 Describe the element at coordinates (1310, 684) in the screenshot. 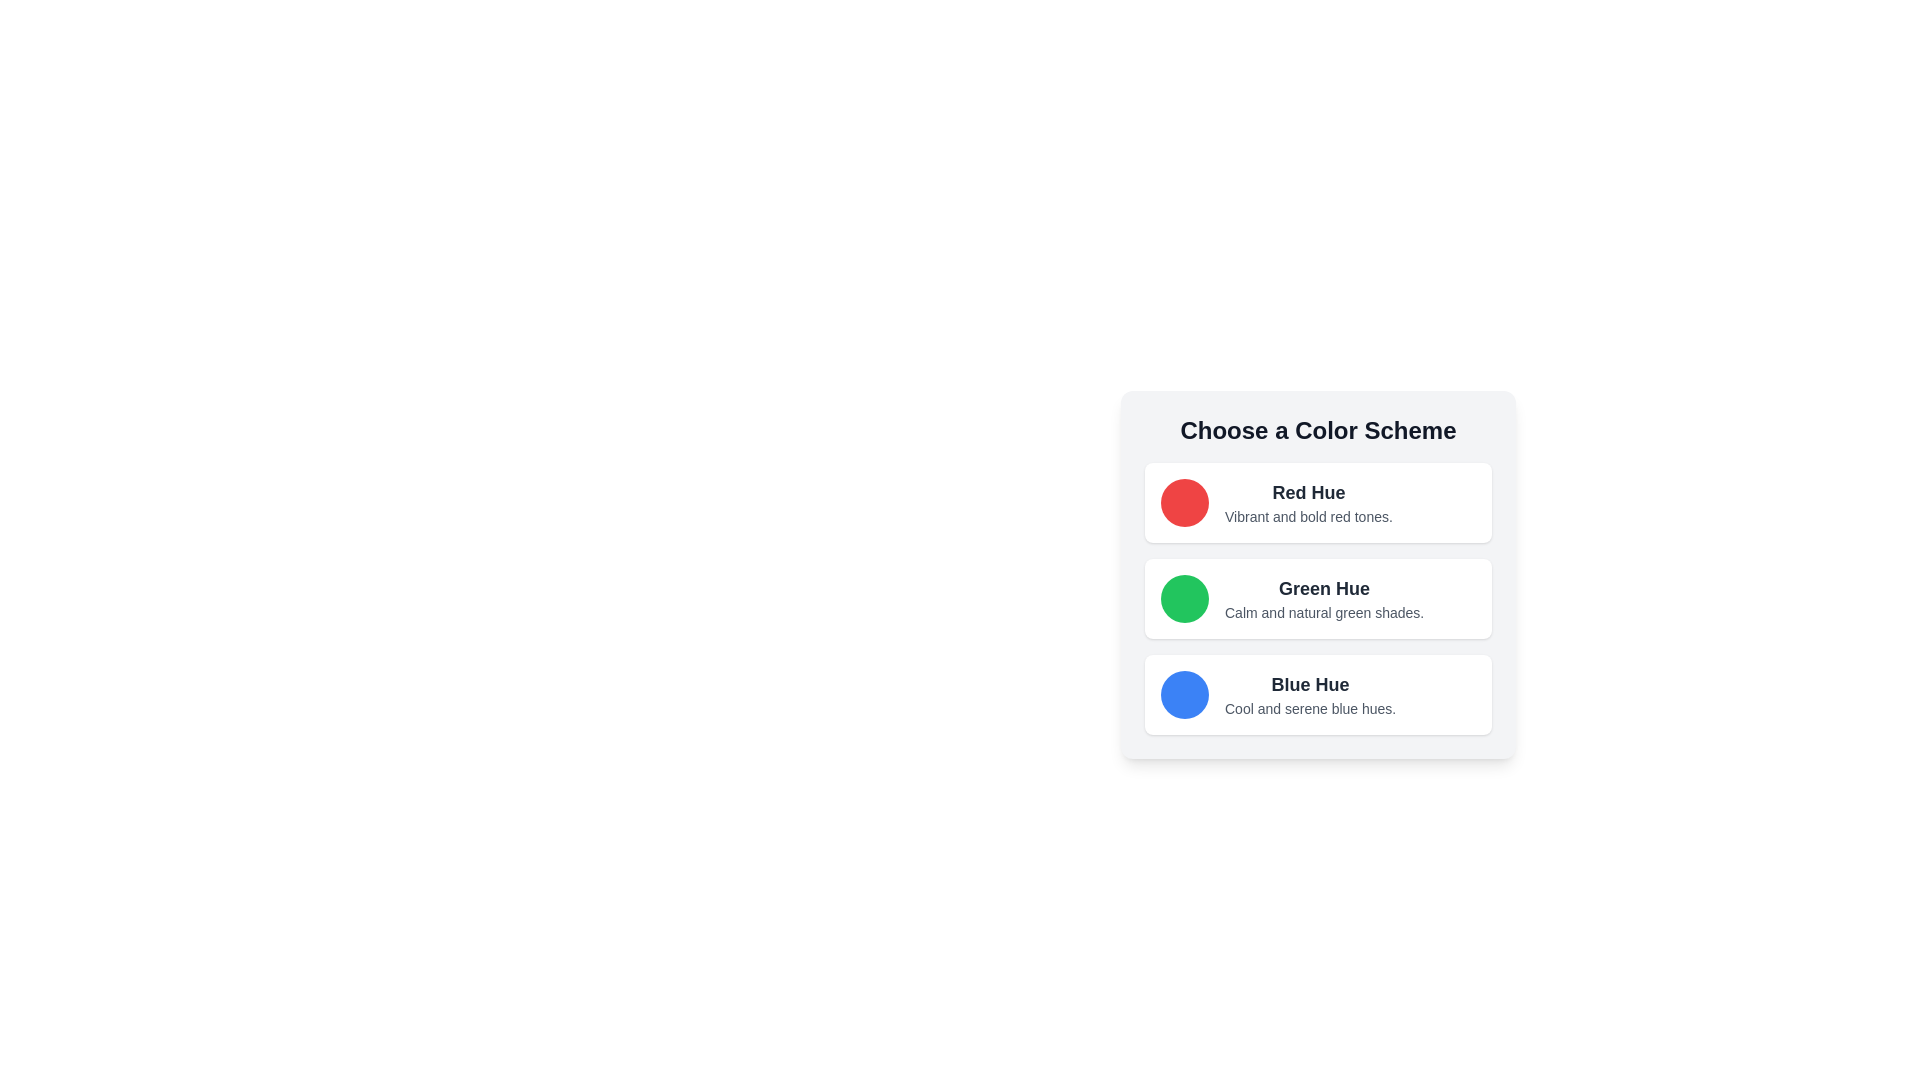

I see `the Text label that serves as the title for the 'Blue Hue' section, located above the text 'Cool and serene blue hues.'` at that location.